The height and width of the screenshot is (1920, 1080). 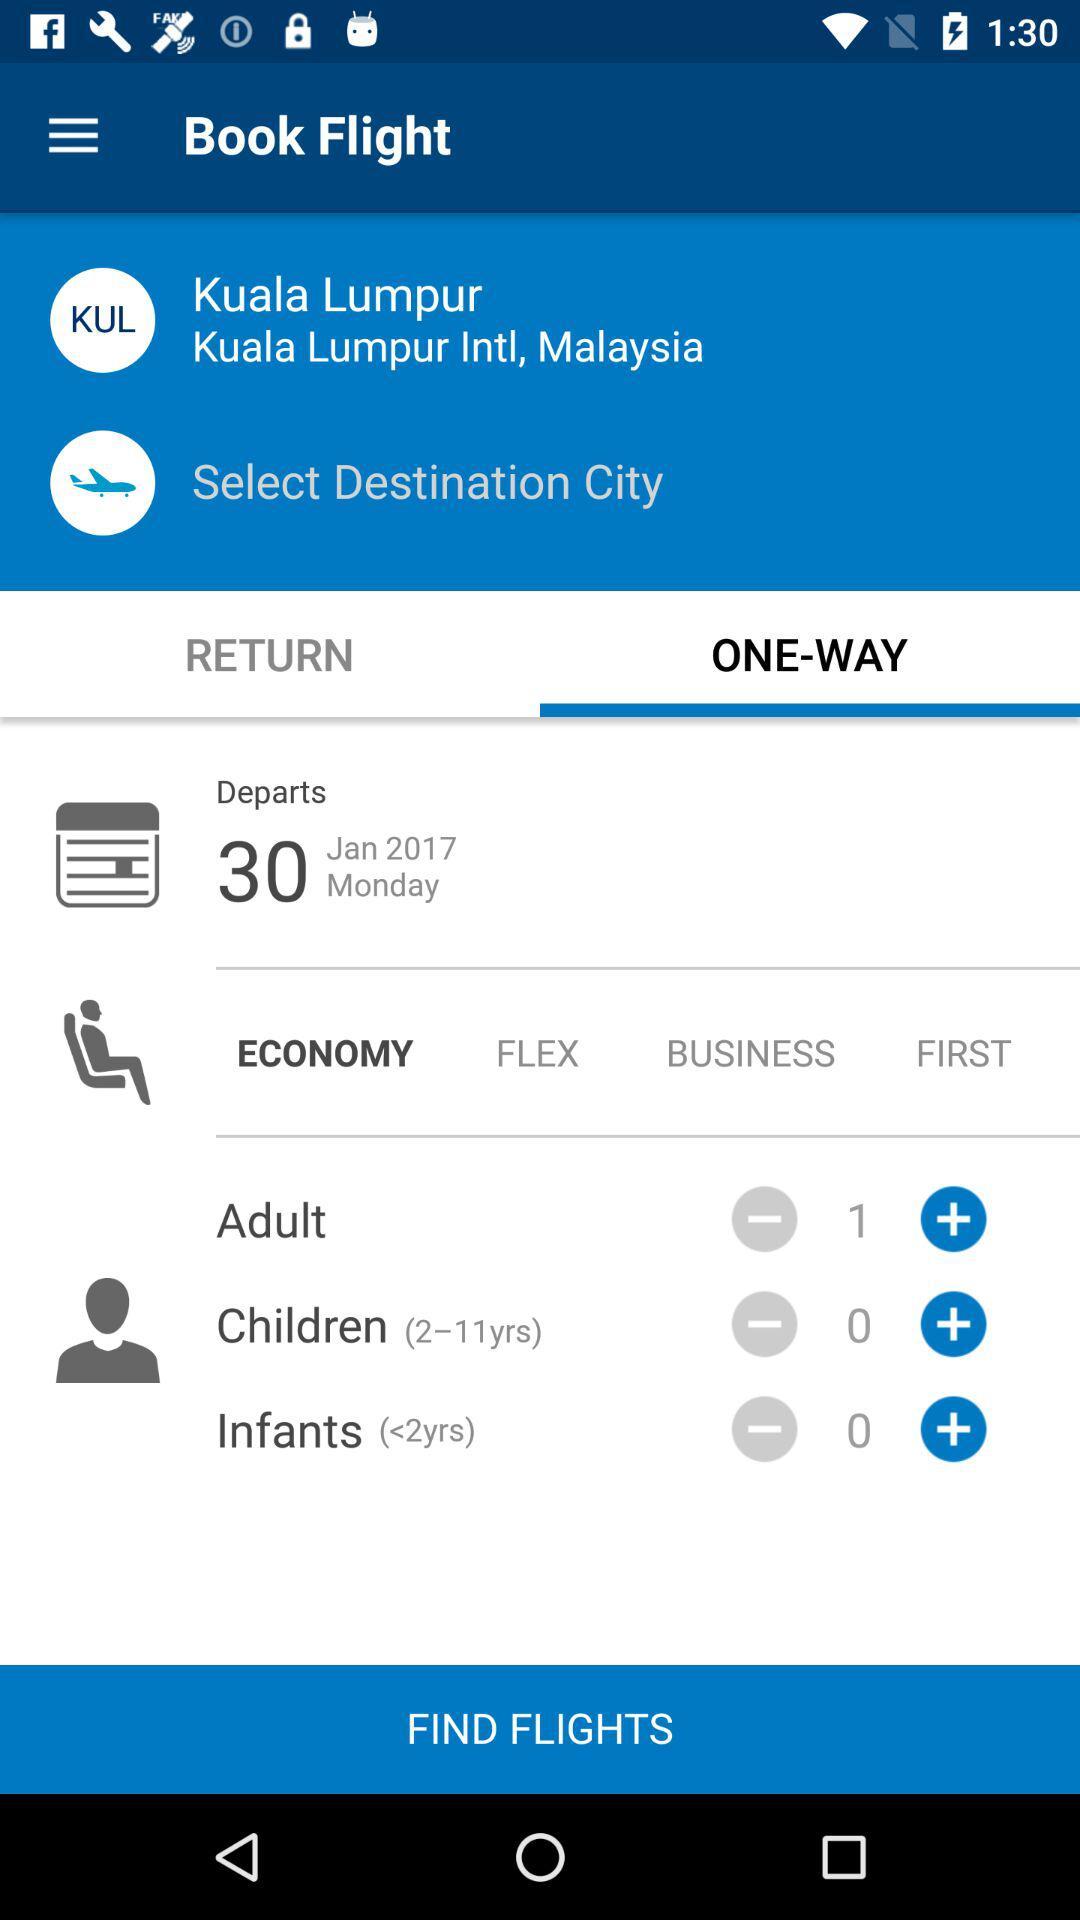 What do you see at coordinates (963, 1051) in the screenshot?
I see `the item to the right of the business icon` at bounding box center [963, 1051].